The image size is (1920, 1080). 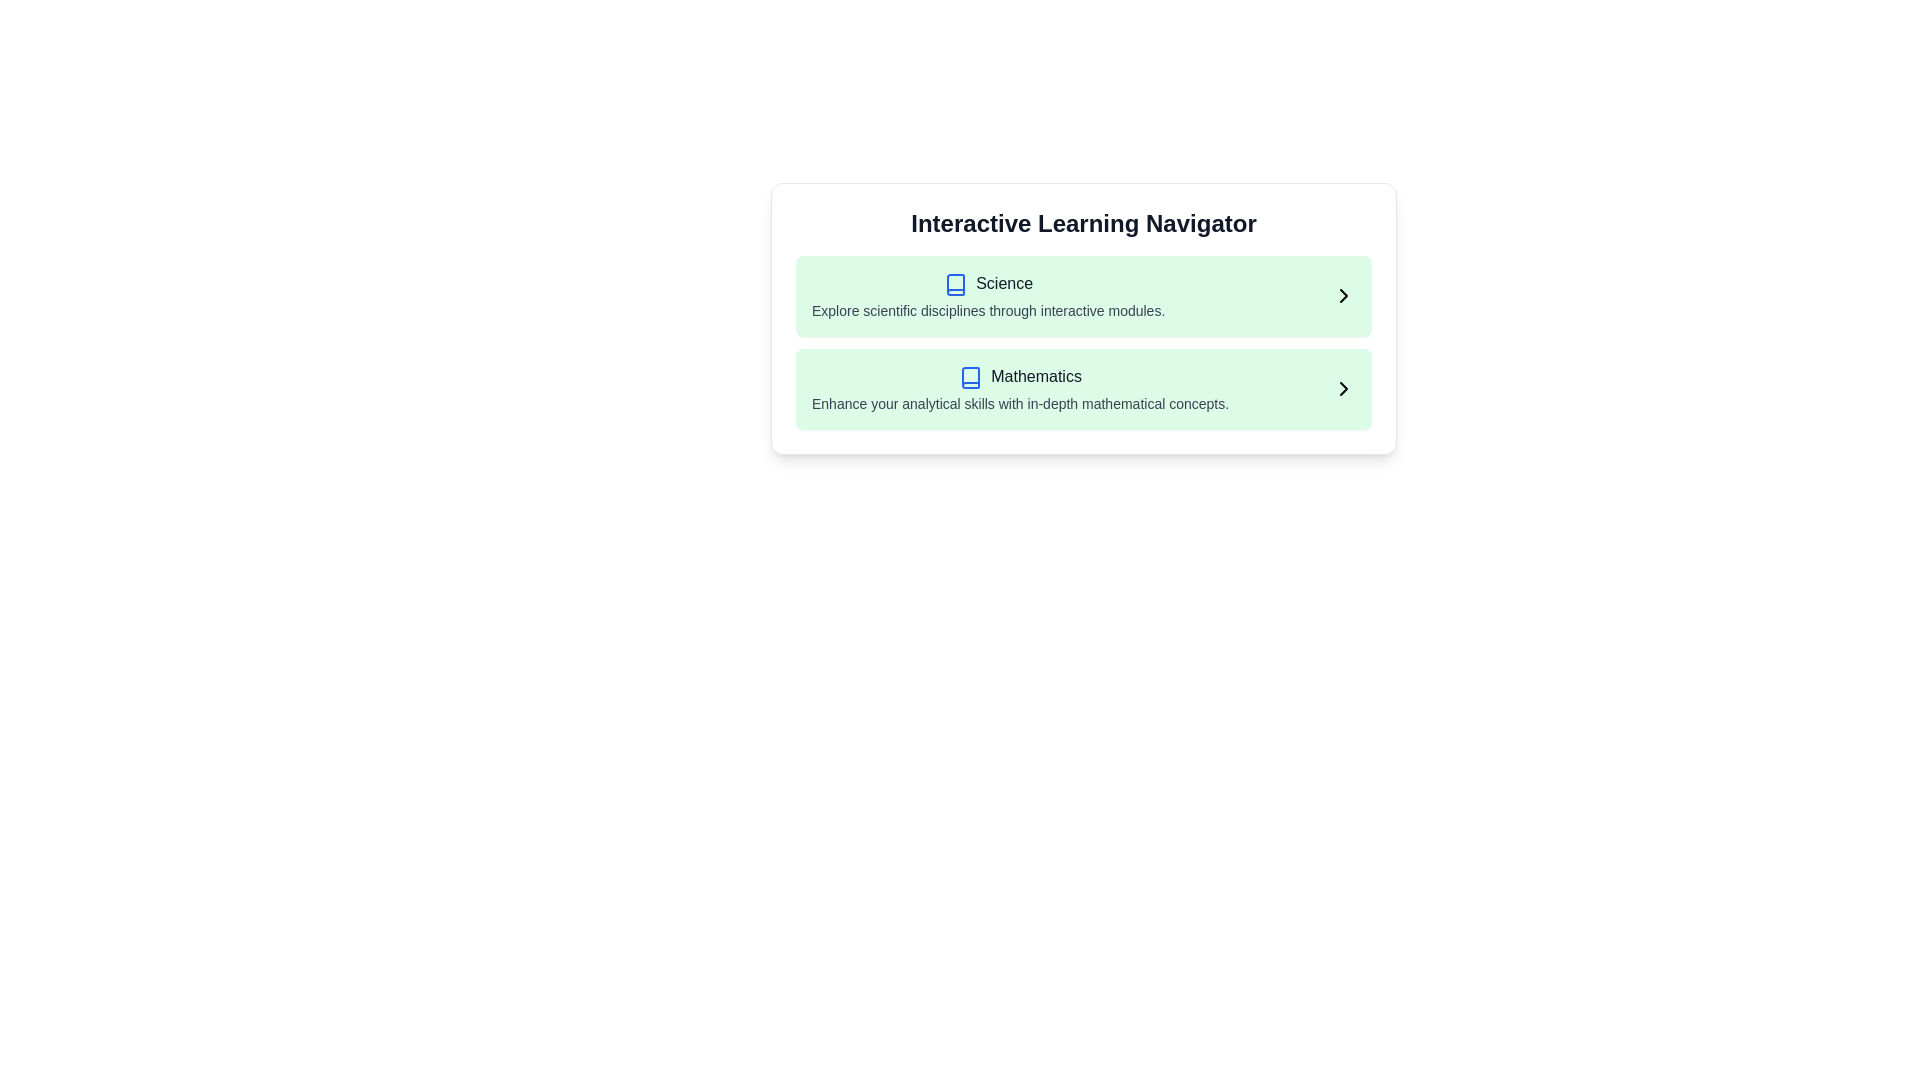 I want to click on the 'Science' list item element, which features a blue book icon on the left and a right-pointing arrow icon on the right, so click(x=1083, y=296).